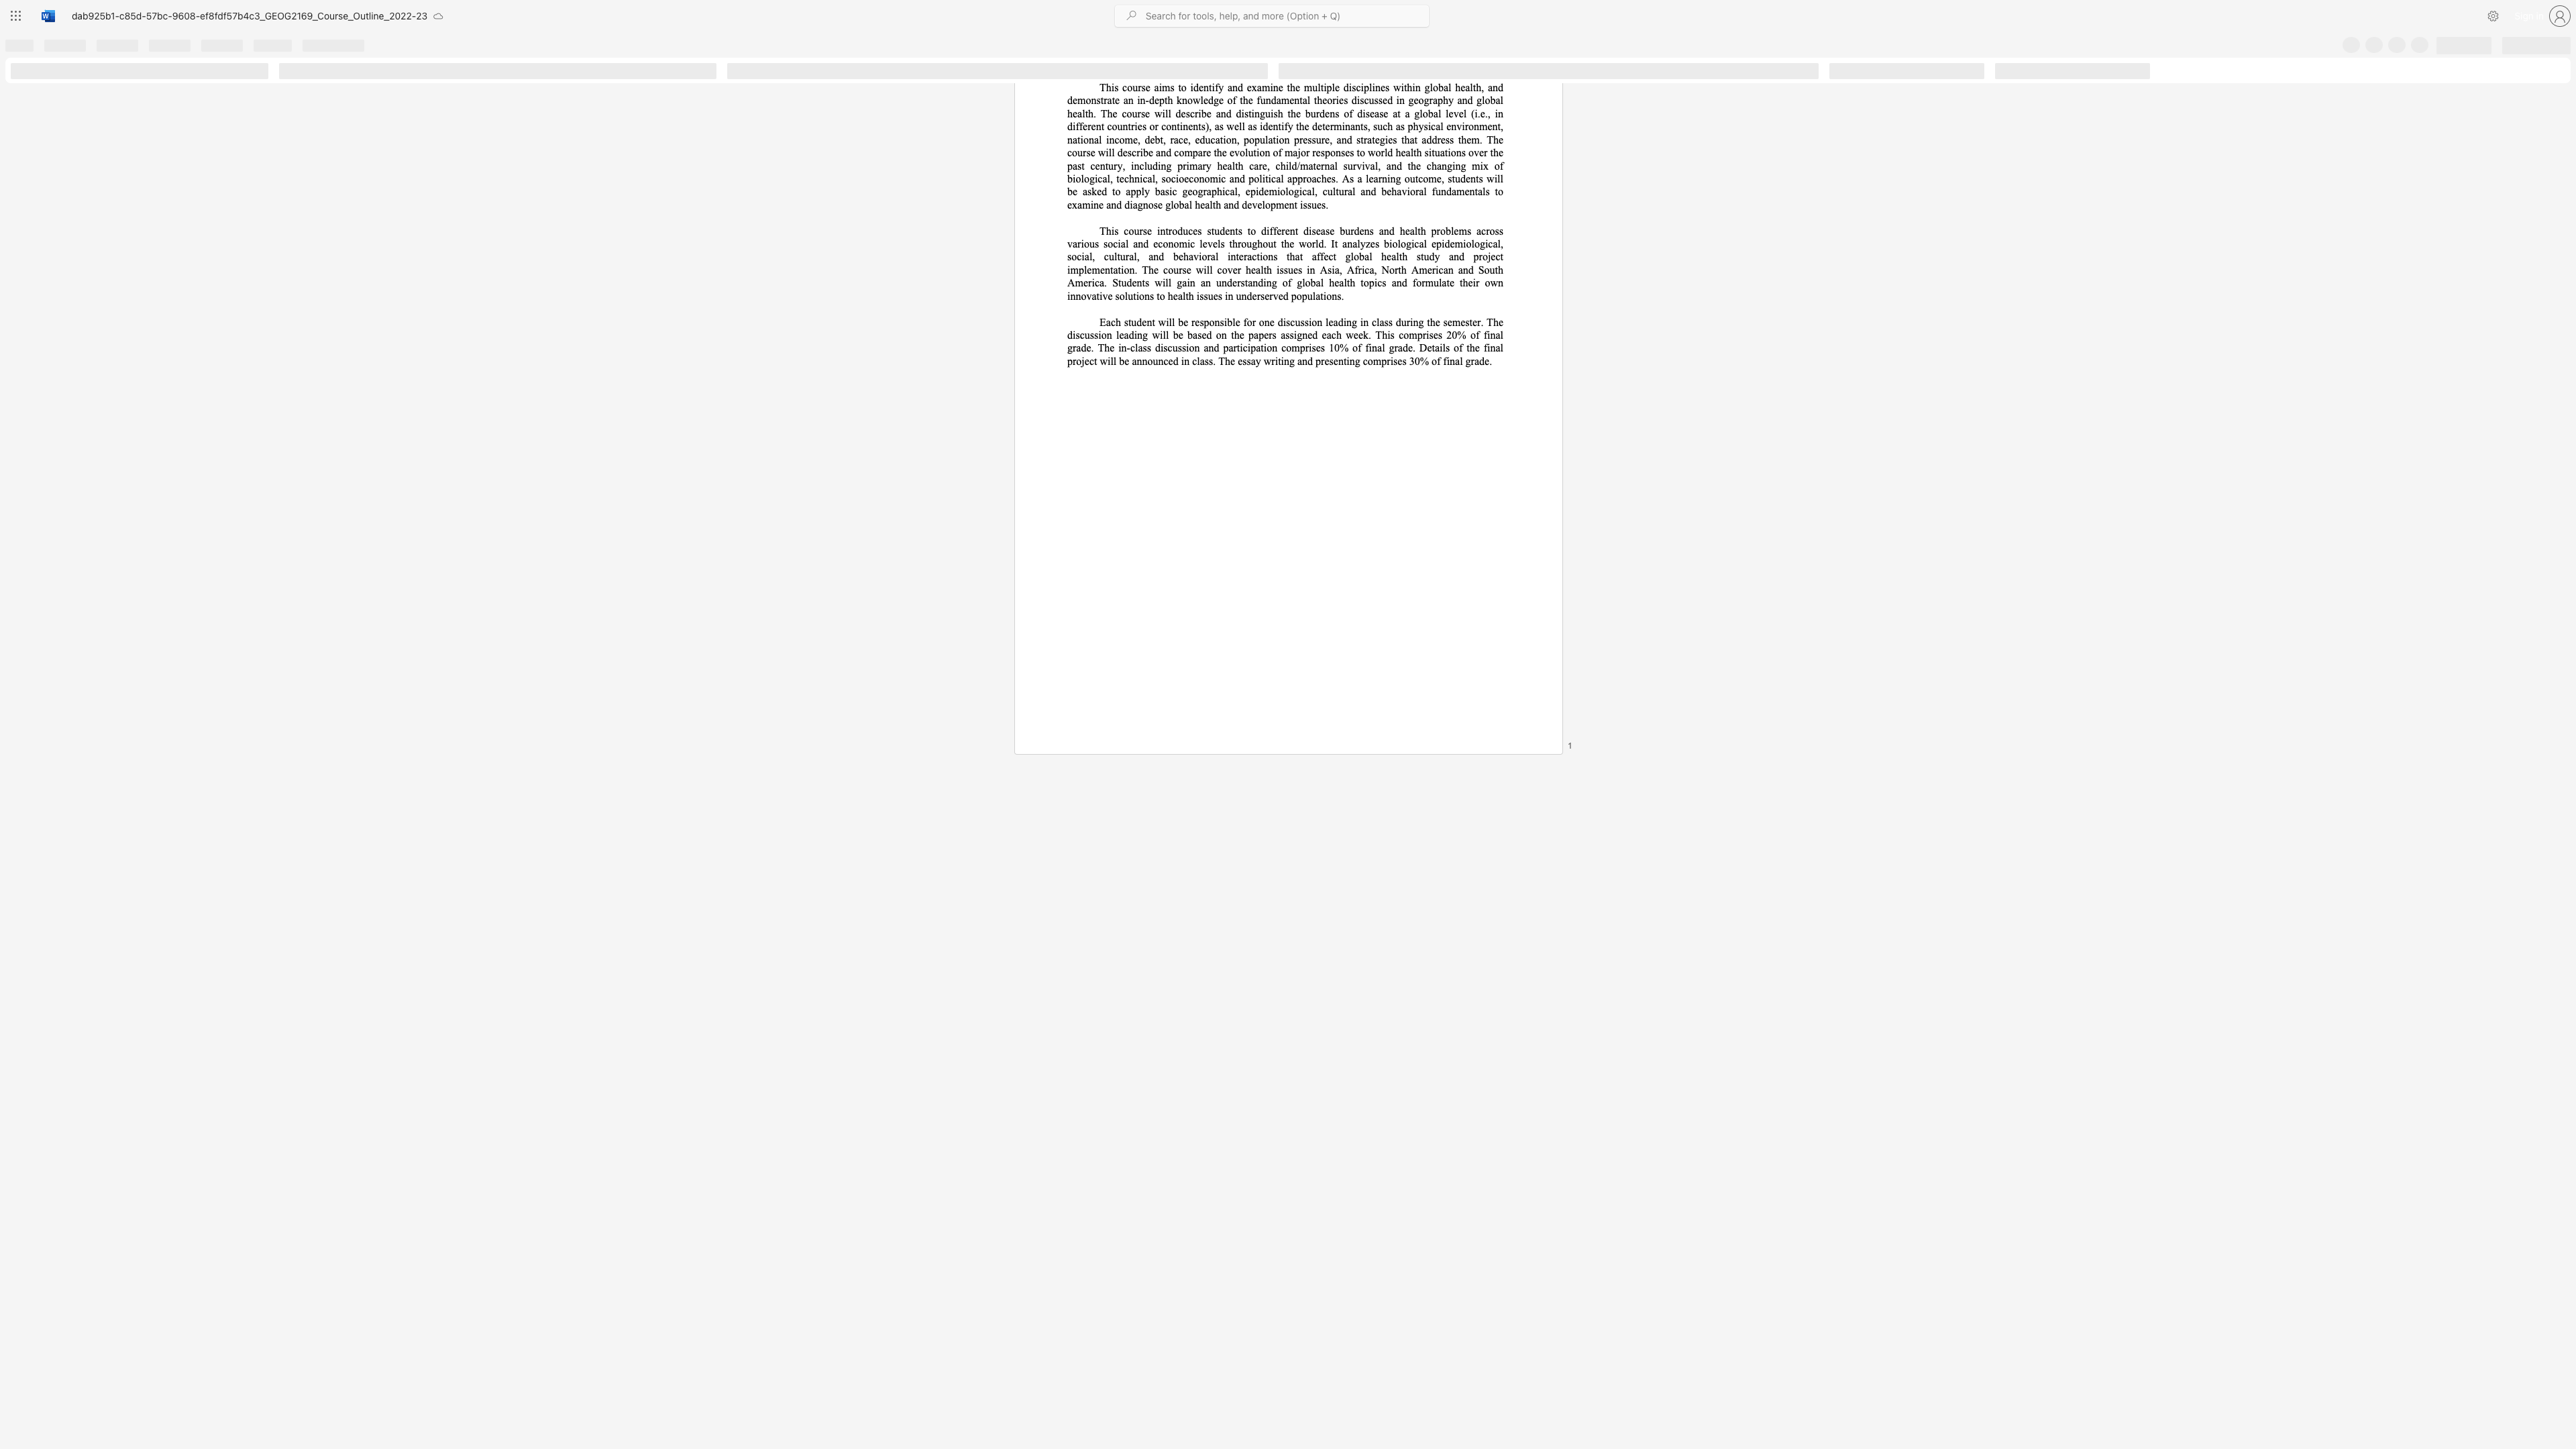 The image size is (2576, 1449). Describe the element at coordinates (1179, 125) in the screenshot. I see `the subset text "inents" within the text "continents"` at that location.